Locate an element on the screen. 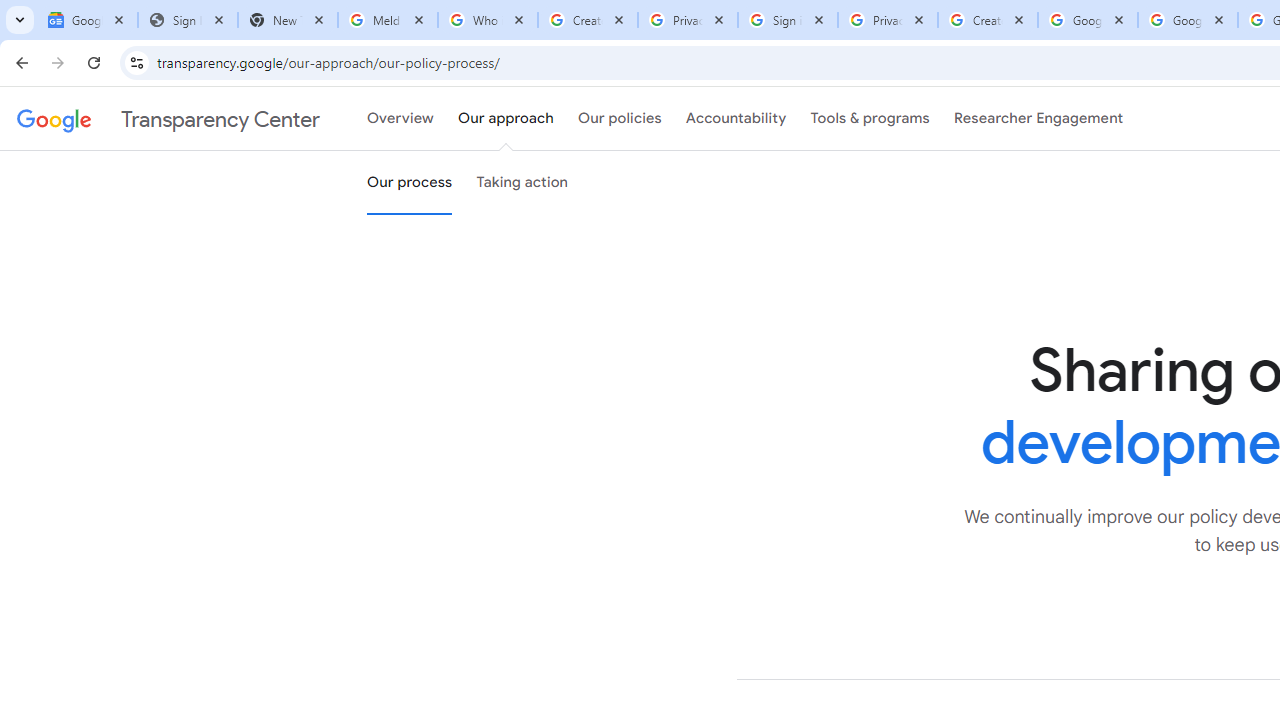 The width and height of the screenshot is (1280, 720). 'New Tab' is located at coordinates (287, 20).